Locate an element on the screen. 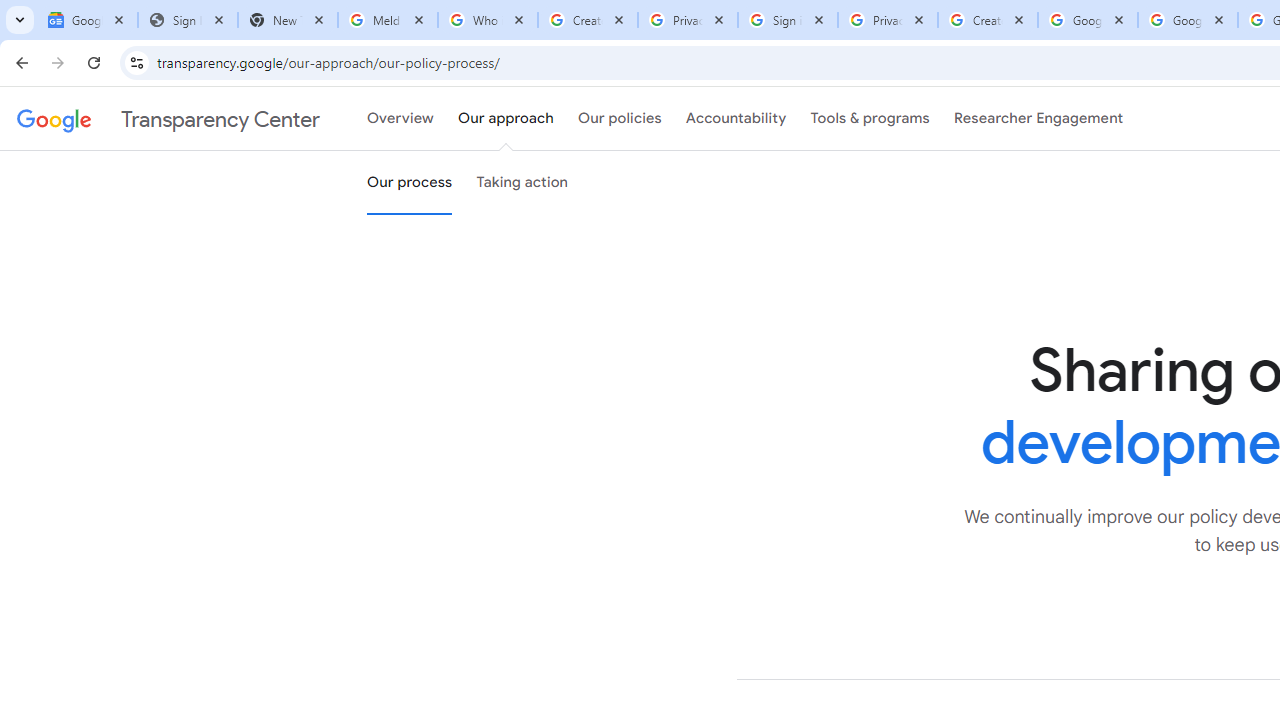 The width and height of the screenshot is (1280, 720). 'New Tab' is located at coordinates (287, 20).